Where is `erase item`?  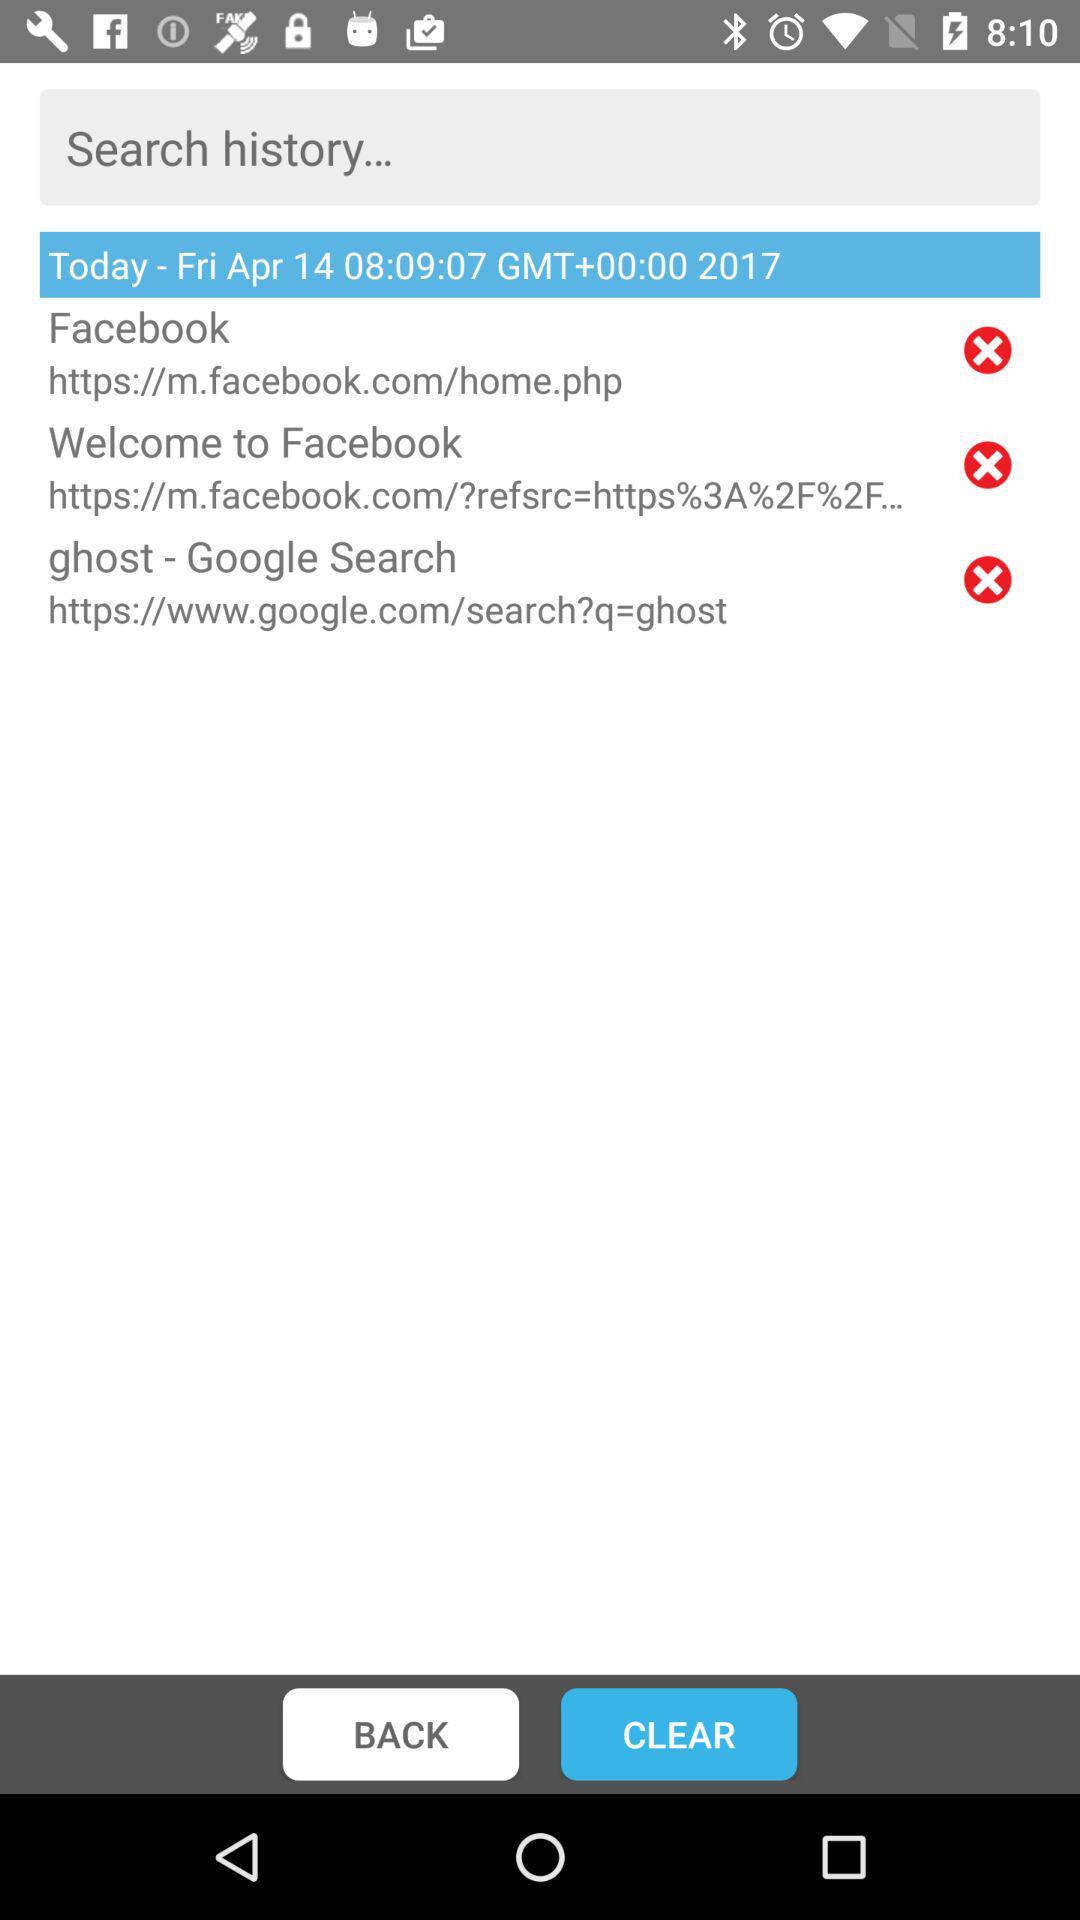
erase item is located at coordinates (986, 464).